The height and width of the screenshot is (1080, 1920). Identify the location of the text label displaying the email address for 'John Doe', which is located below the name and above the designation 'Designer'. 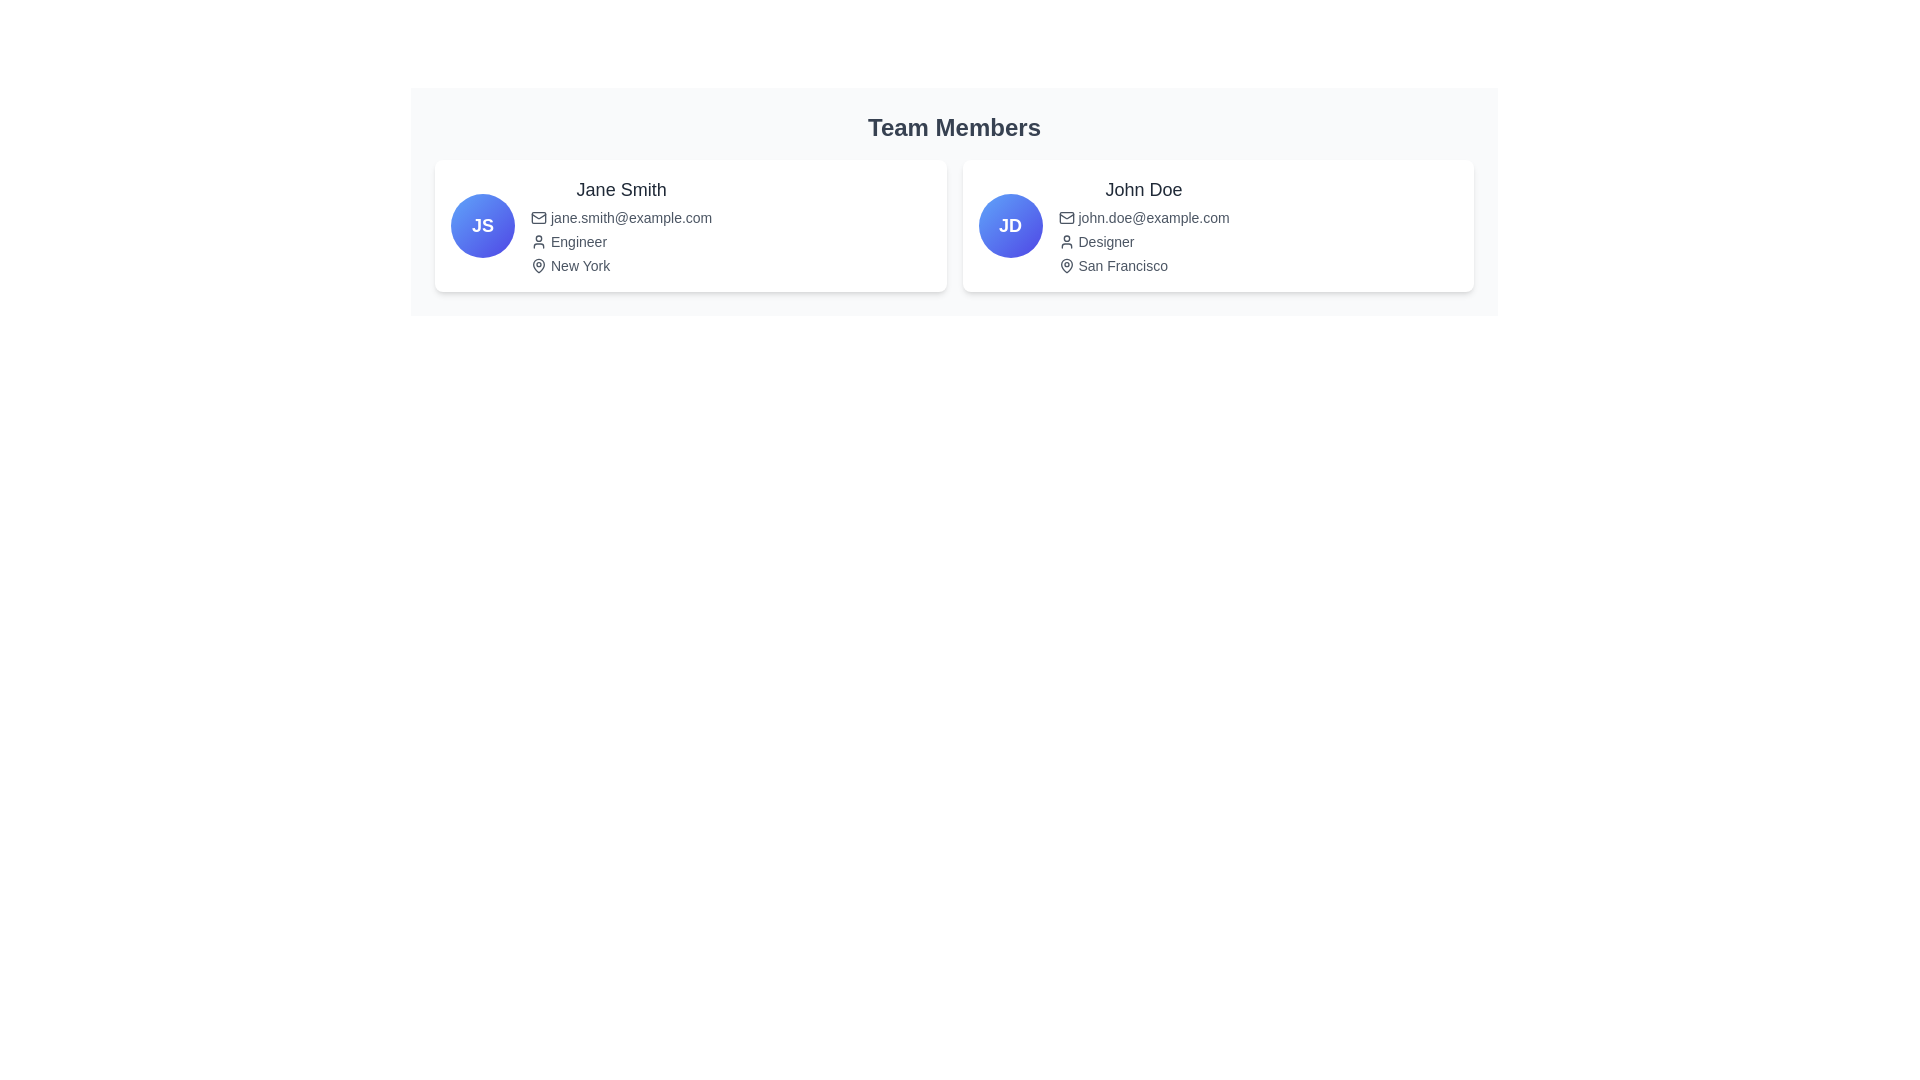
(1144, 218).